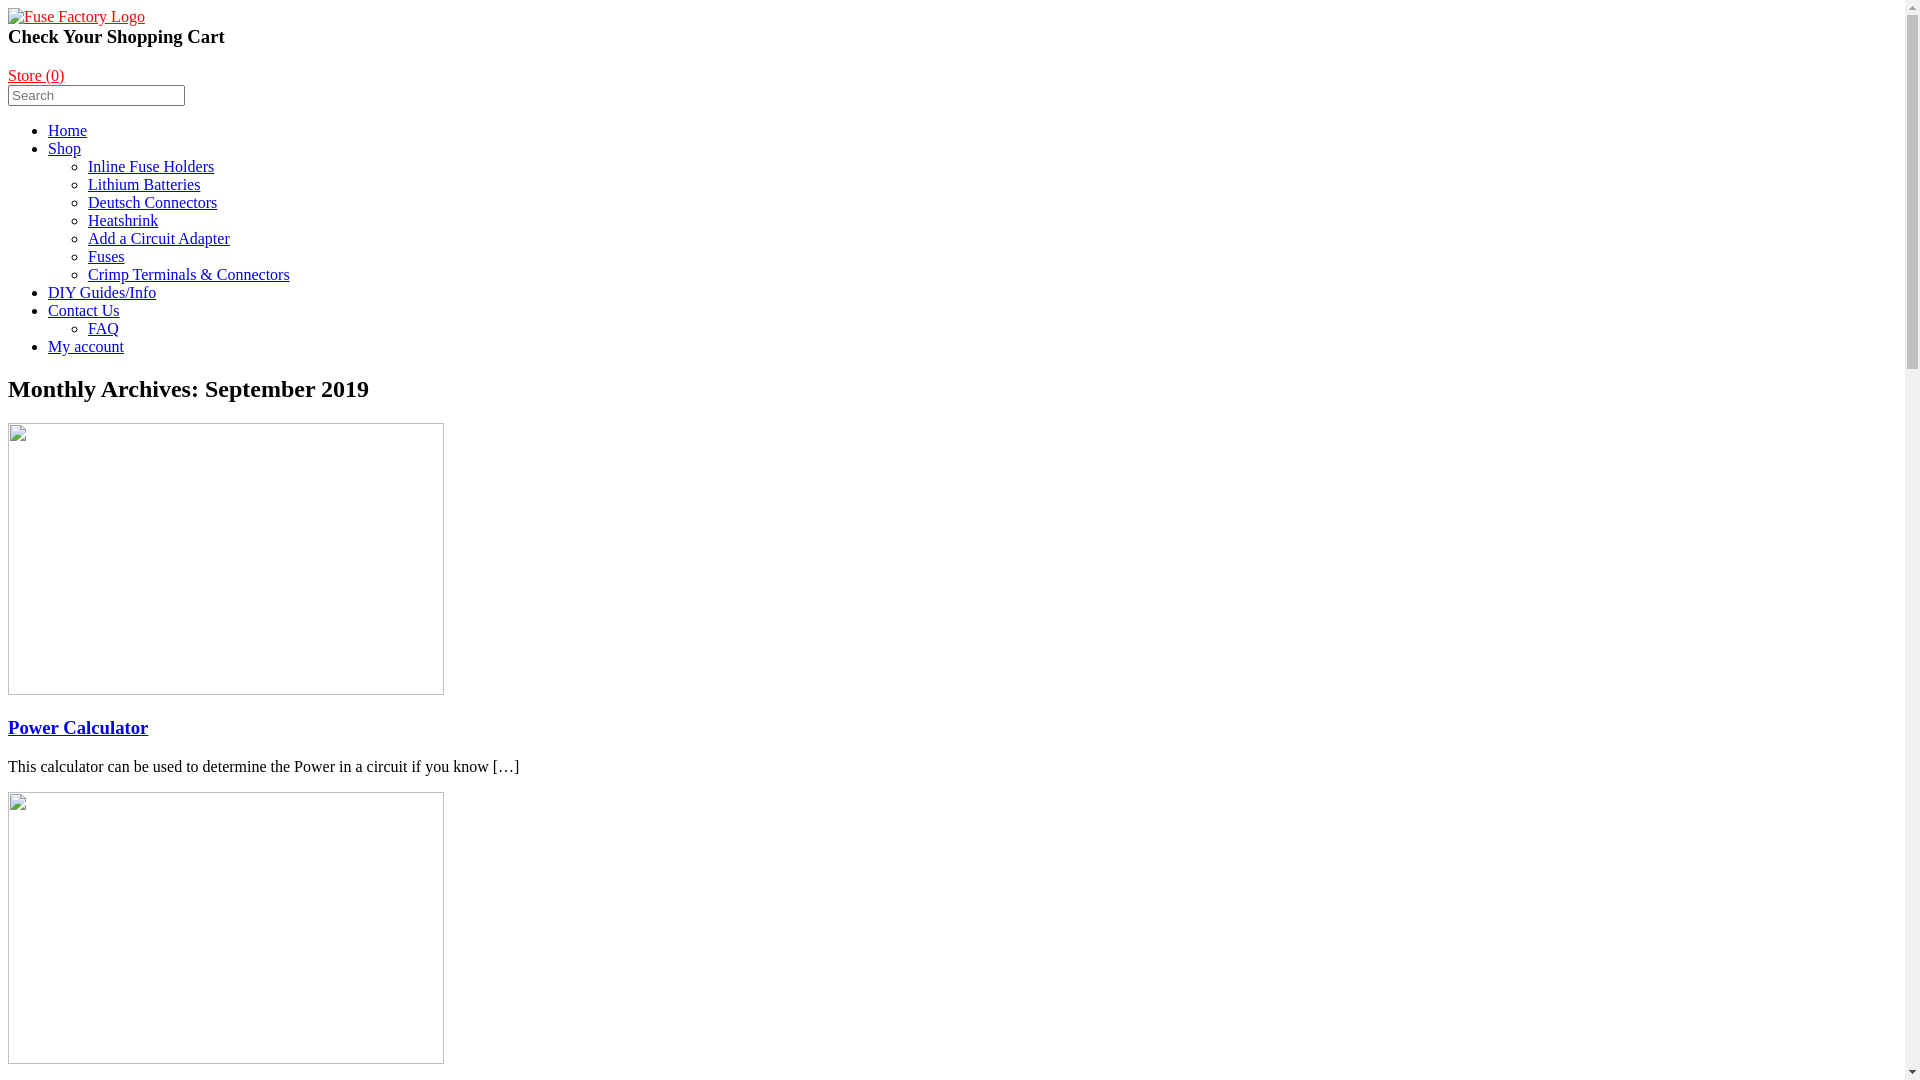 Image resolution: width=1920 pixels, height=1080 pixels. Describe the element at coordinates (86, 165) in the screenshot. I see `'Inline Fuse Holders'` at that location.